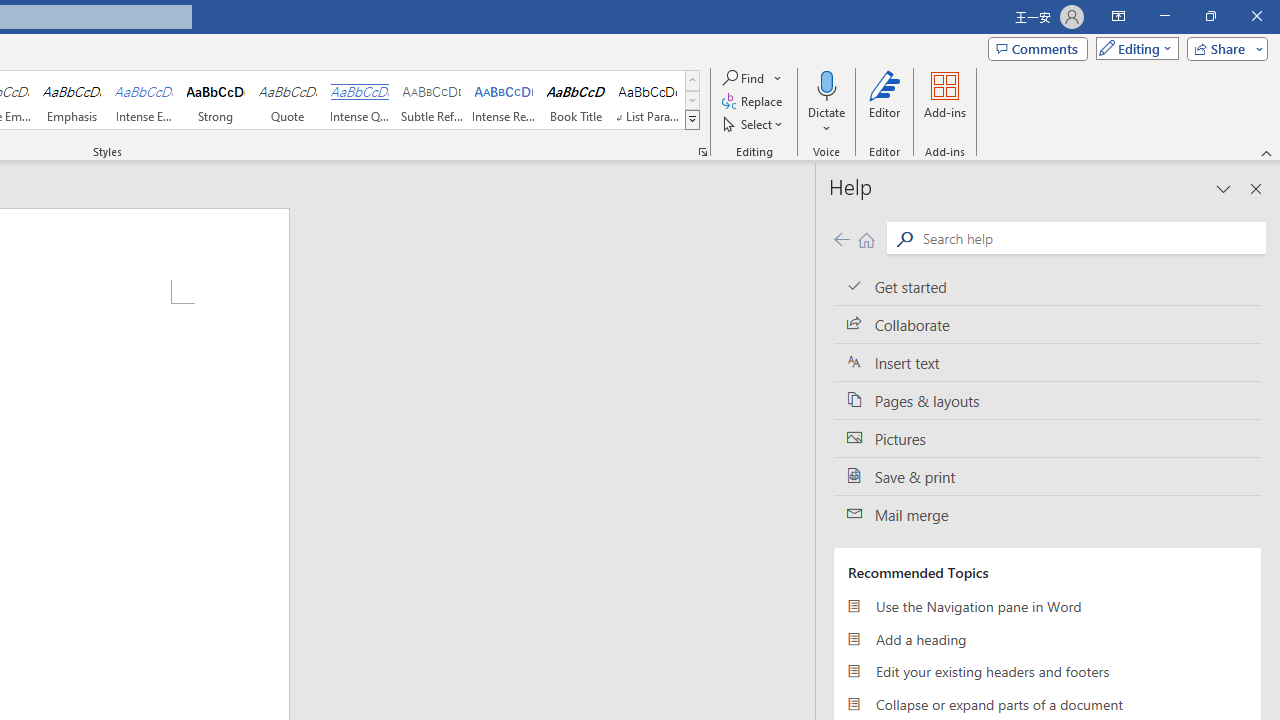  Describe the element at coordinates (1117, 16) in the screenshot. I see `'Ribbon Display Options'` at that location.